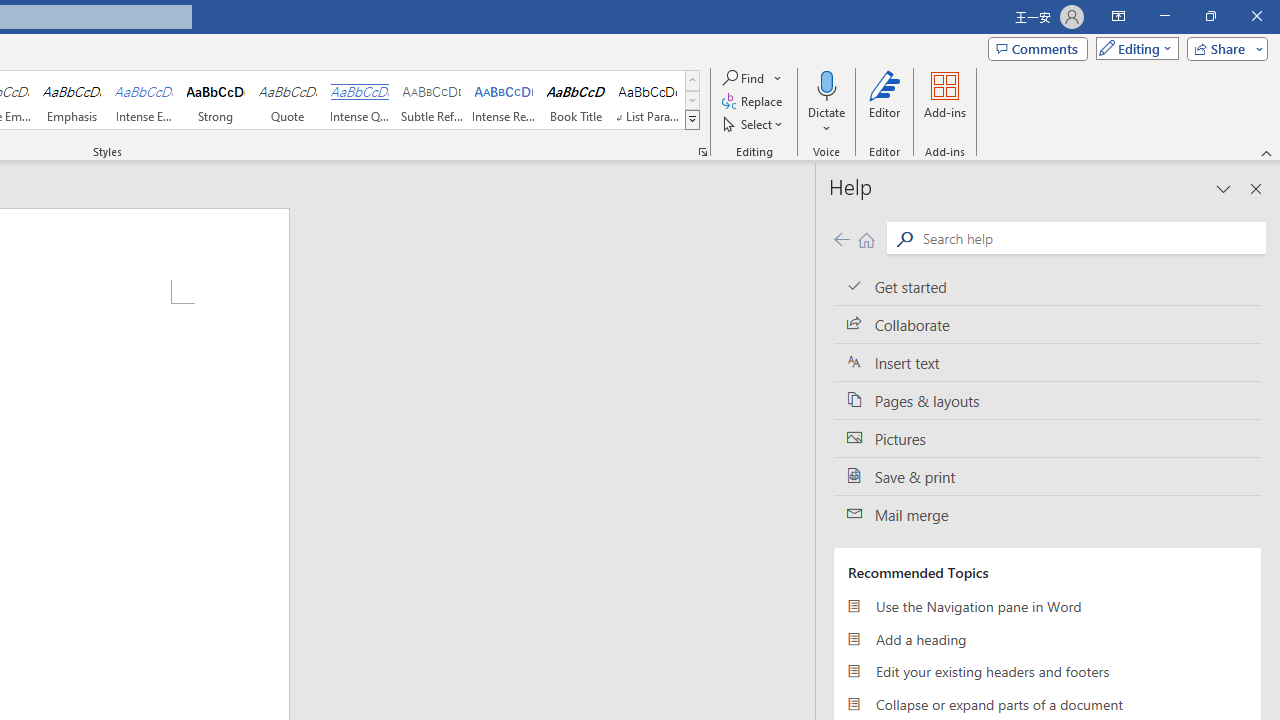  Describe the element at coordinates (1117, 16) in the screenshot. I see `'Ribbon Display Options'` at that location.